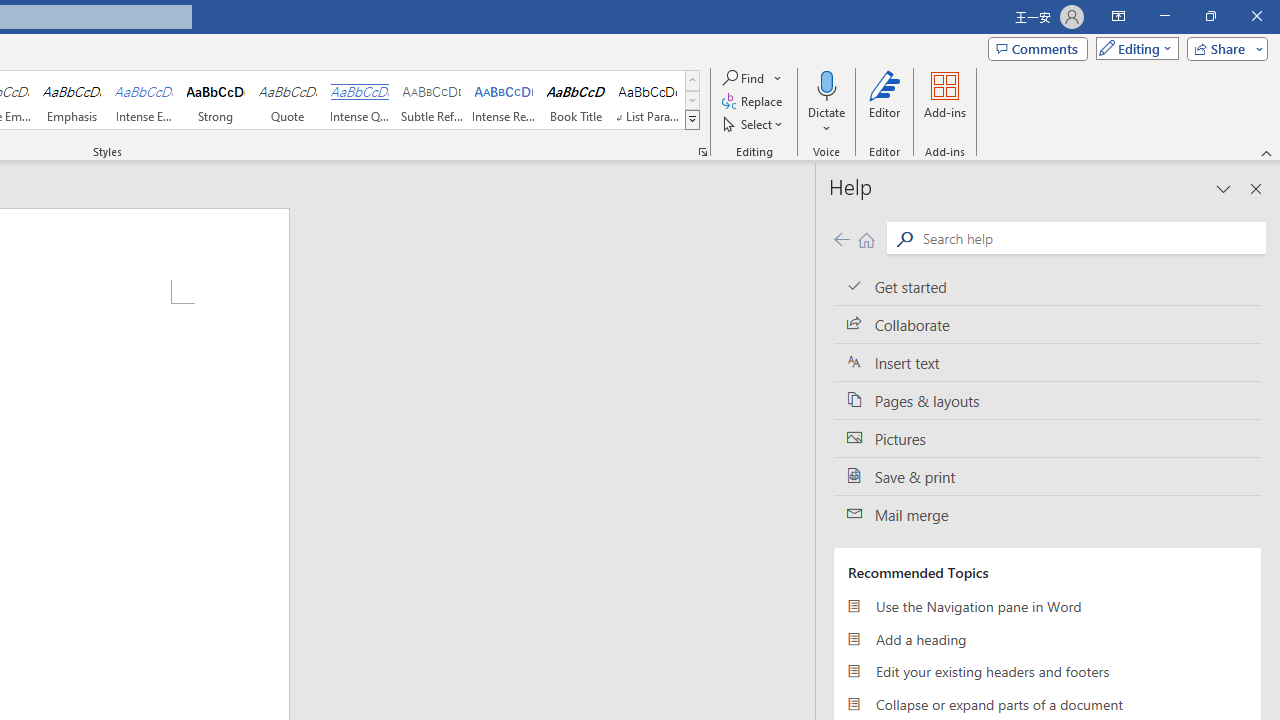  Describe the element at coordinates (1117, 16) in the screenshot. I see `'Ribbon Display Options'` at that location.